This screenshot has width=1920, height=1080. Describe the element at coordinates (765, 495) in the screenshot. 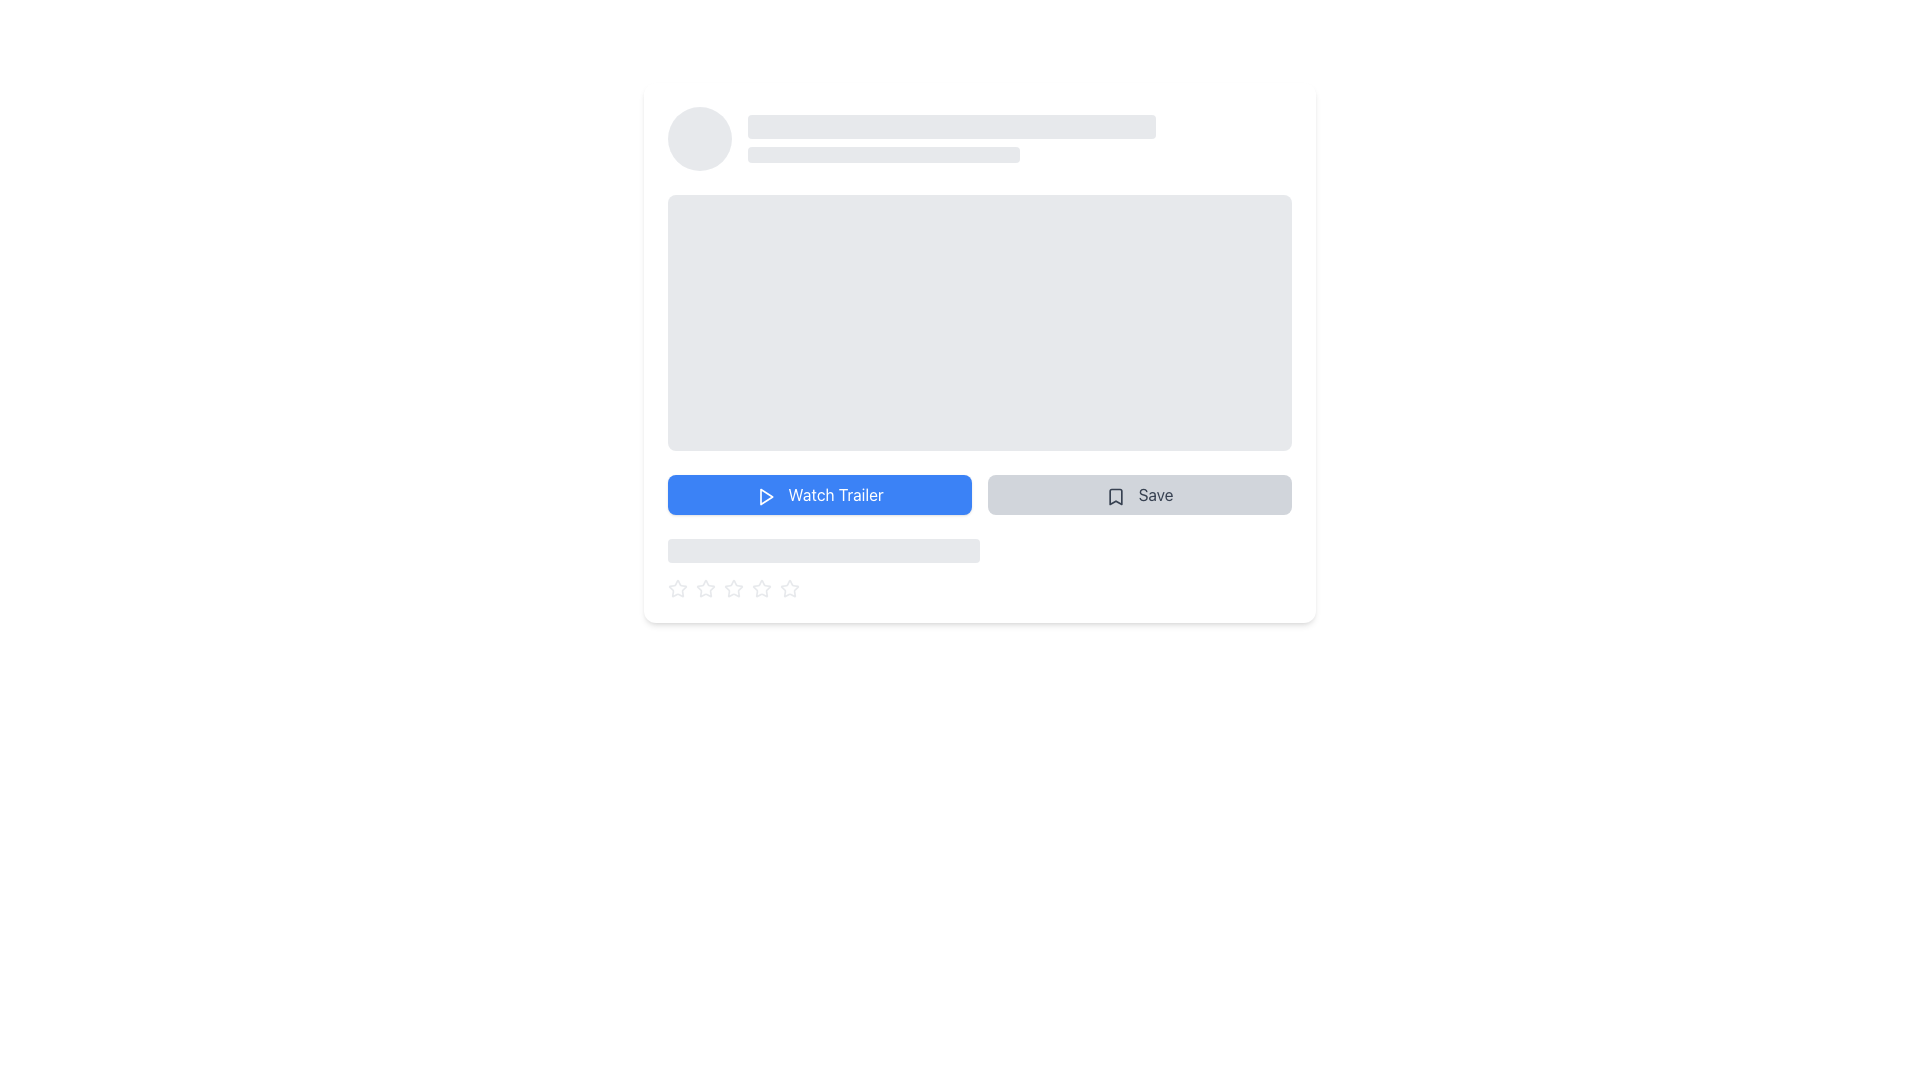

I see `the play button icon within the 'Watch Trailer' button, which is styled with a triangular shape and set against a blue background` at that location.